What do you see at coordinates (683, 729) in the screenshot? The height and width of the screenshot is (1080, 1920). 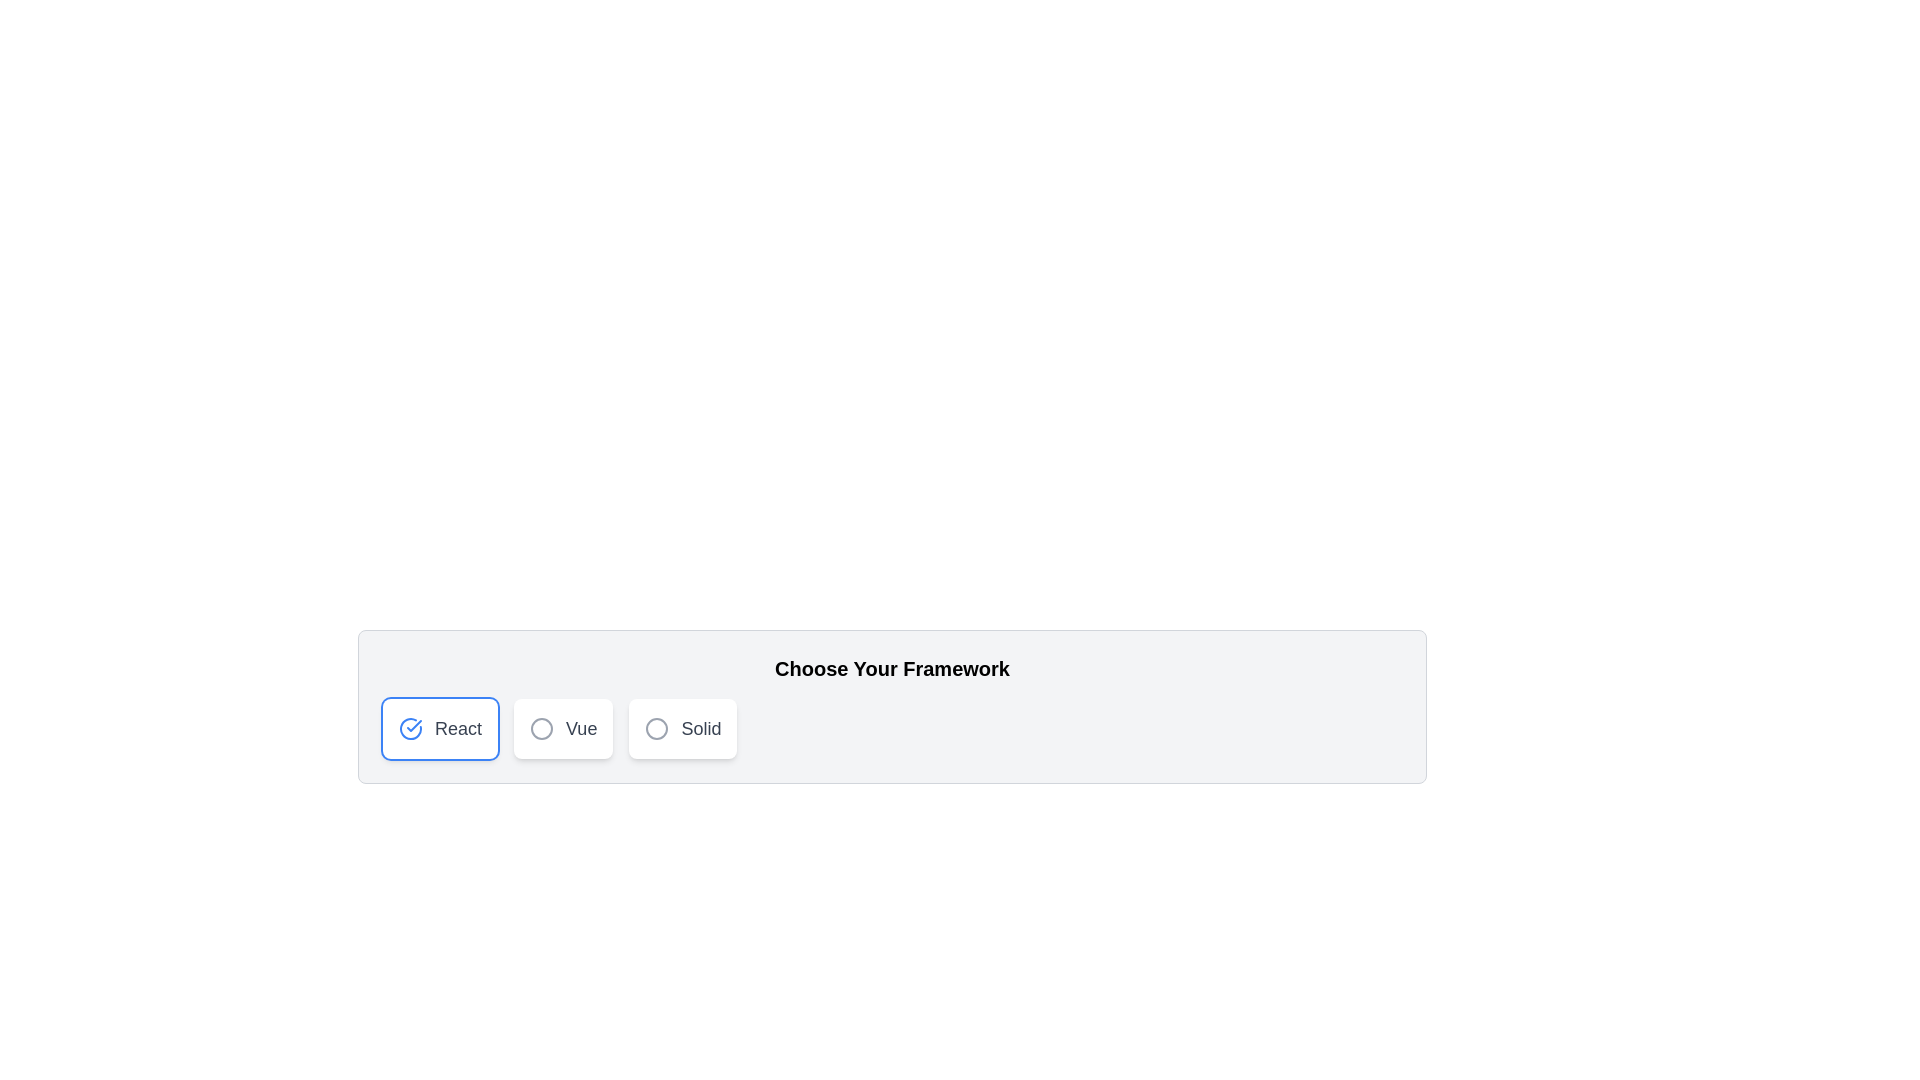 I see `the third button labeled 'Solid' in the selection group of framework options` at bounding box center [683, 729].